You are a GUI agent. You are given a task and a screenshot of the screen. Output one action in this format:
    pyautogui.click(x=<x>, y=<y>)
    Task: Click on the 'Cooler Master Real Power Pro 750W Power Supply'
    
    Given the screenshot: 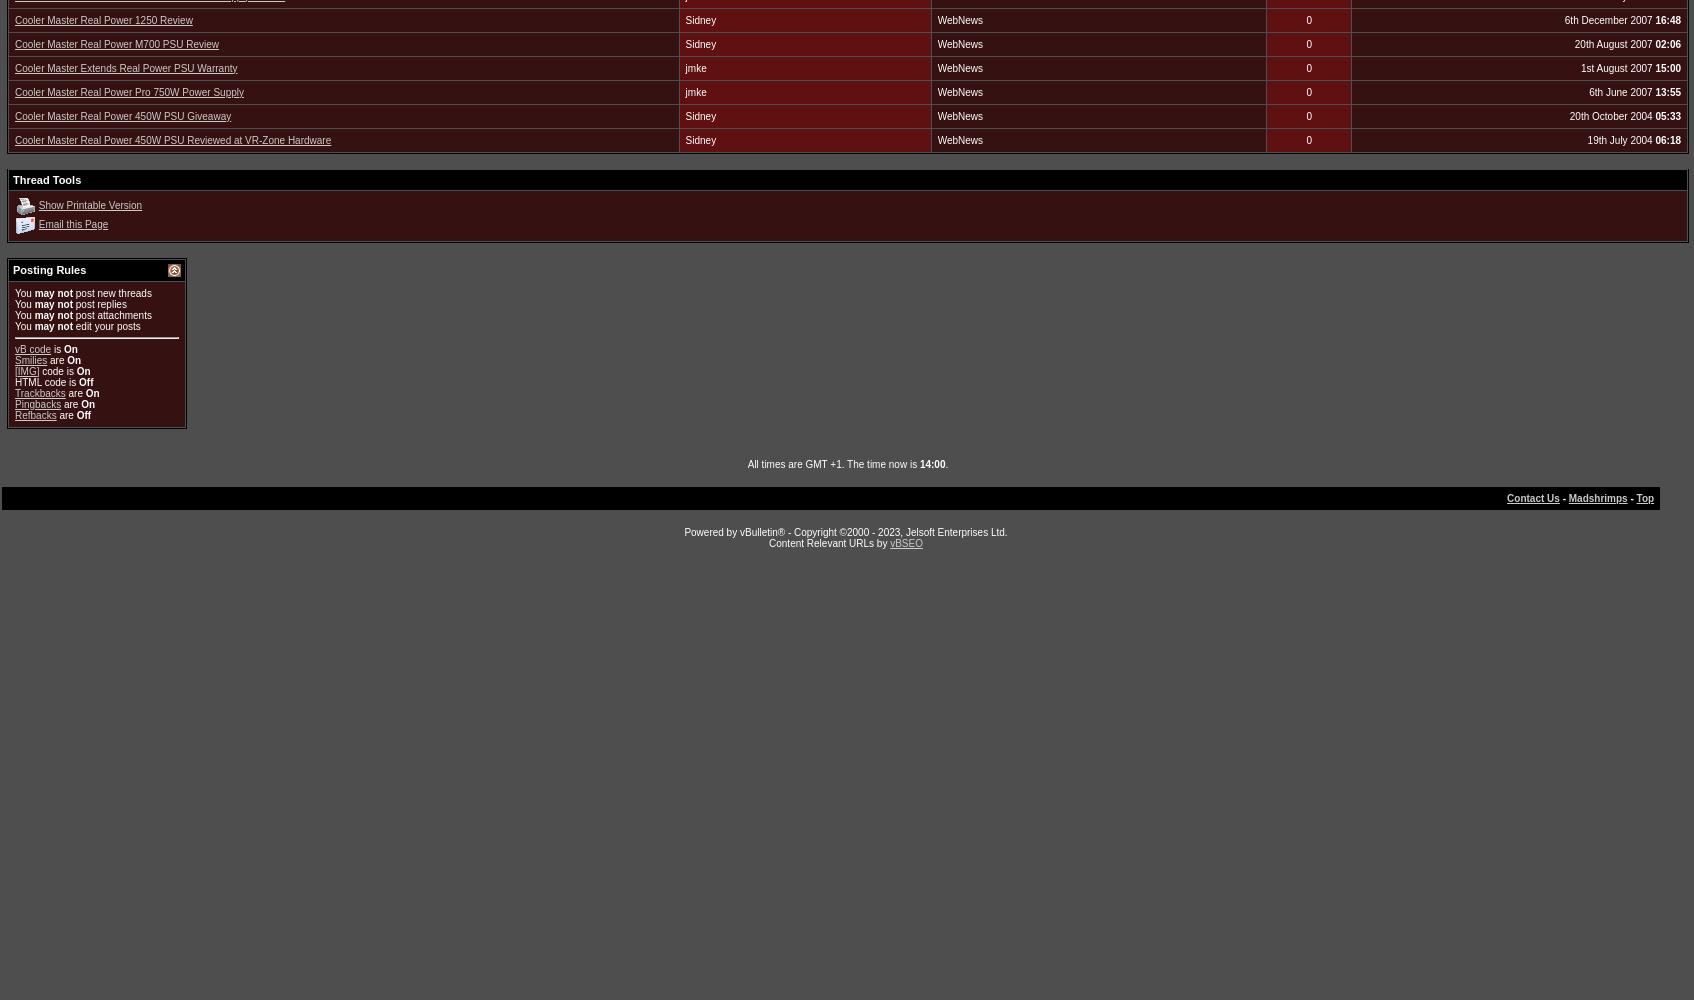 What is the action you would take?
    pyautogui.click(x=128, y=90)
    